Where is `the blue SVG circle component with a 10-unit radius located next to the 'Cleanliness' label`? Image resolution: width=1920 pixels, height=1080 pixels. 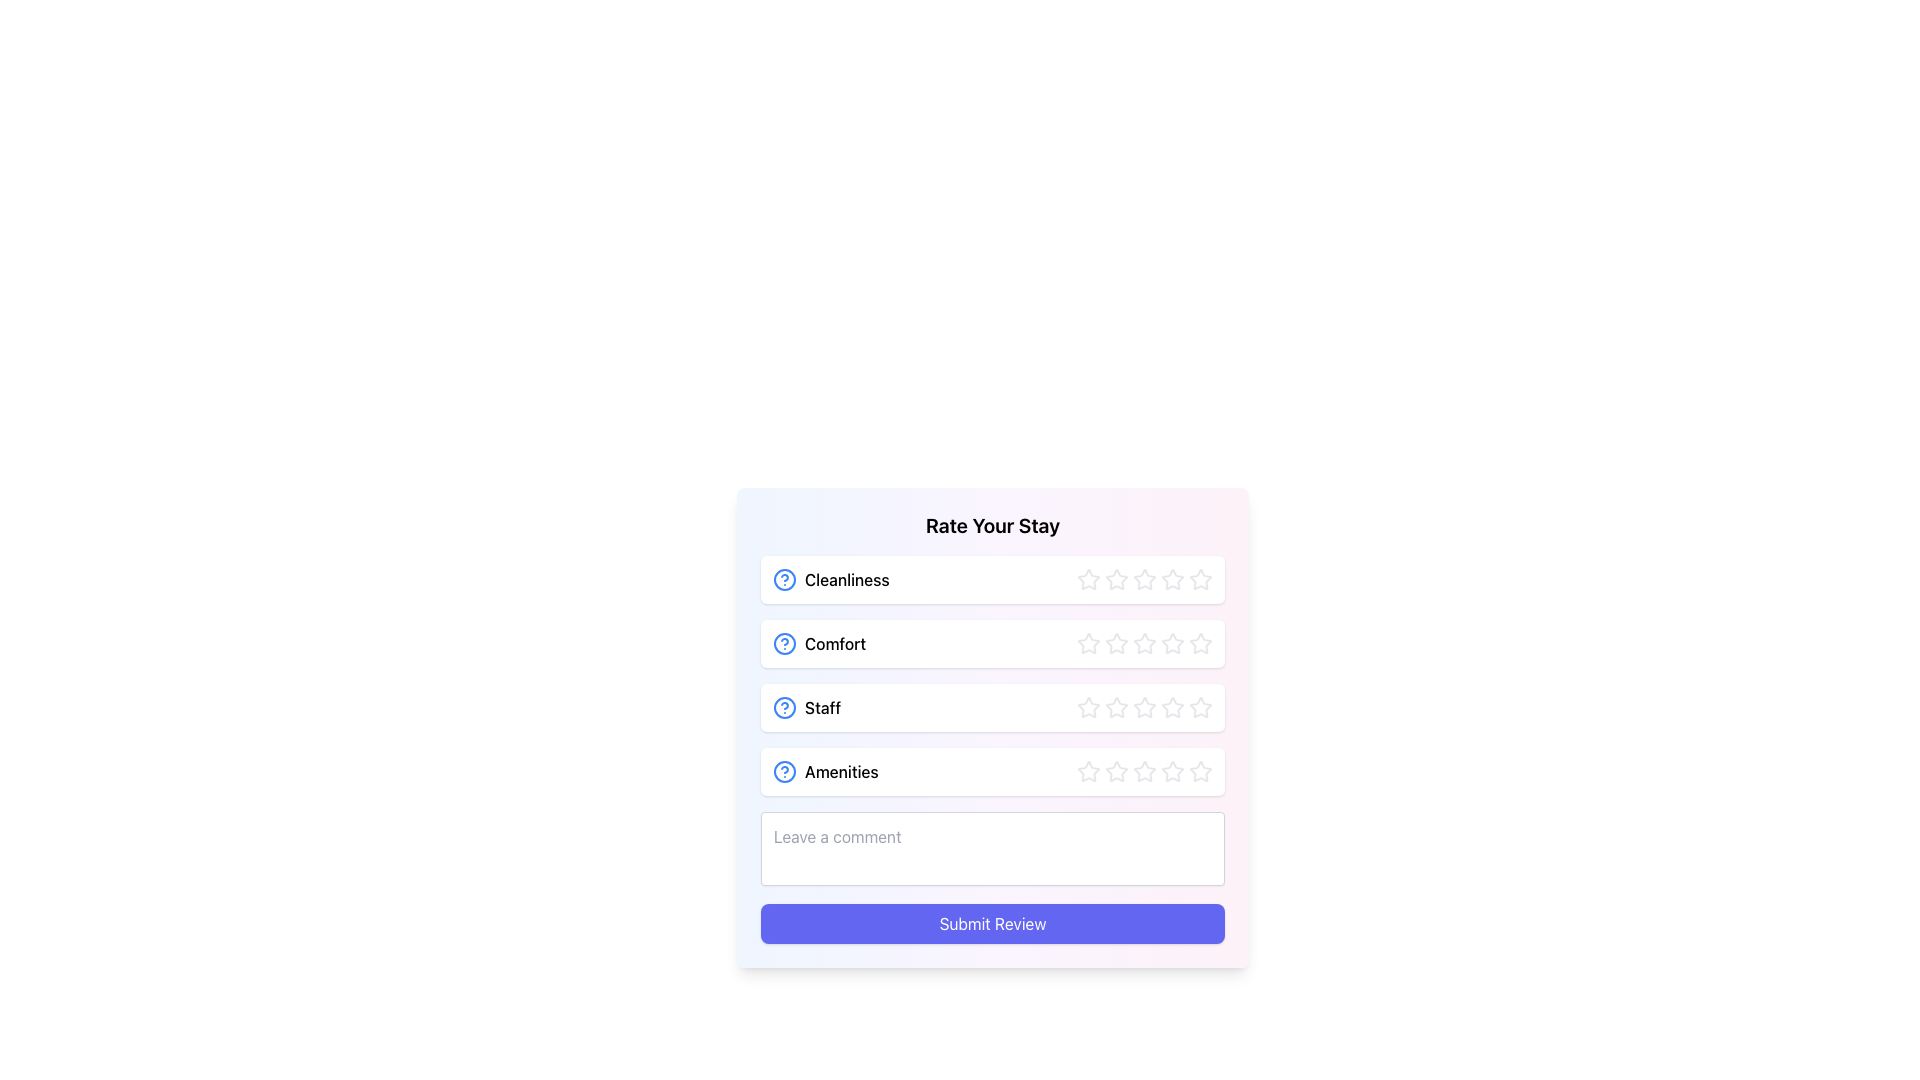
the blue SVG circle component with a 10-unit radius located next to the 'Cleanliness' label is located at coordinates (784, 579).